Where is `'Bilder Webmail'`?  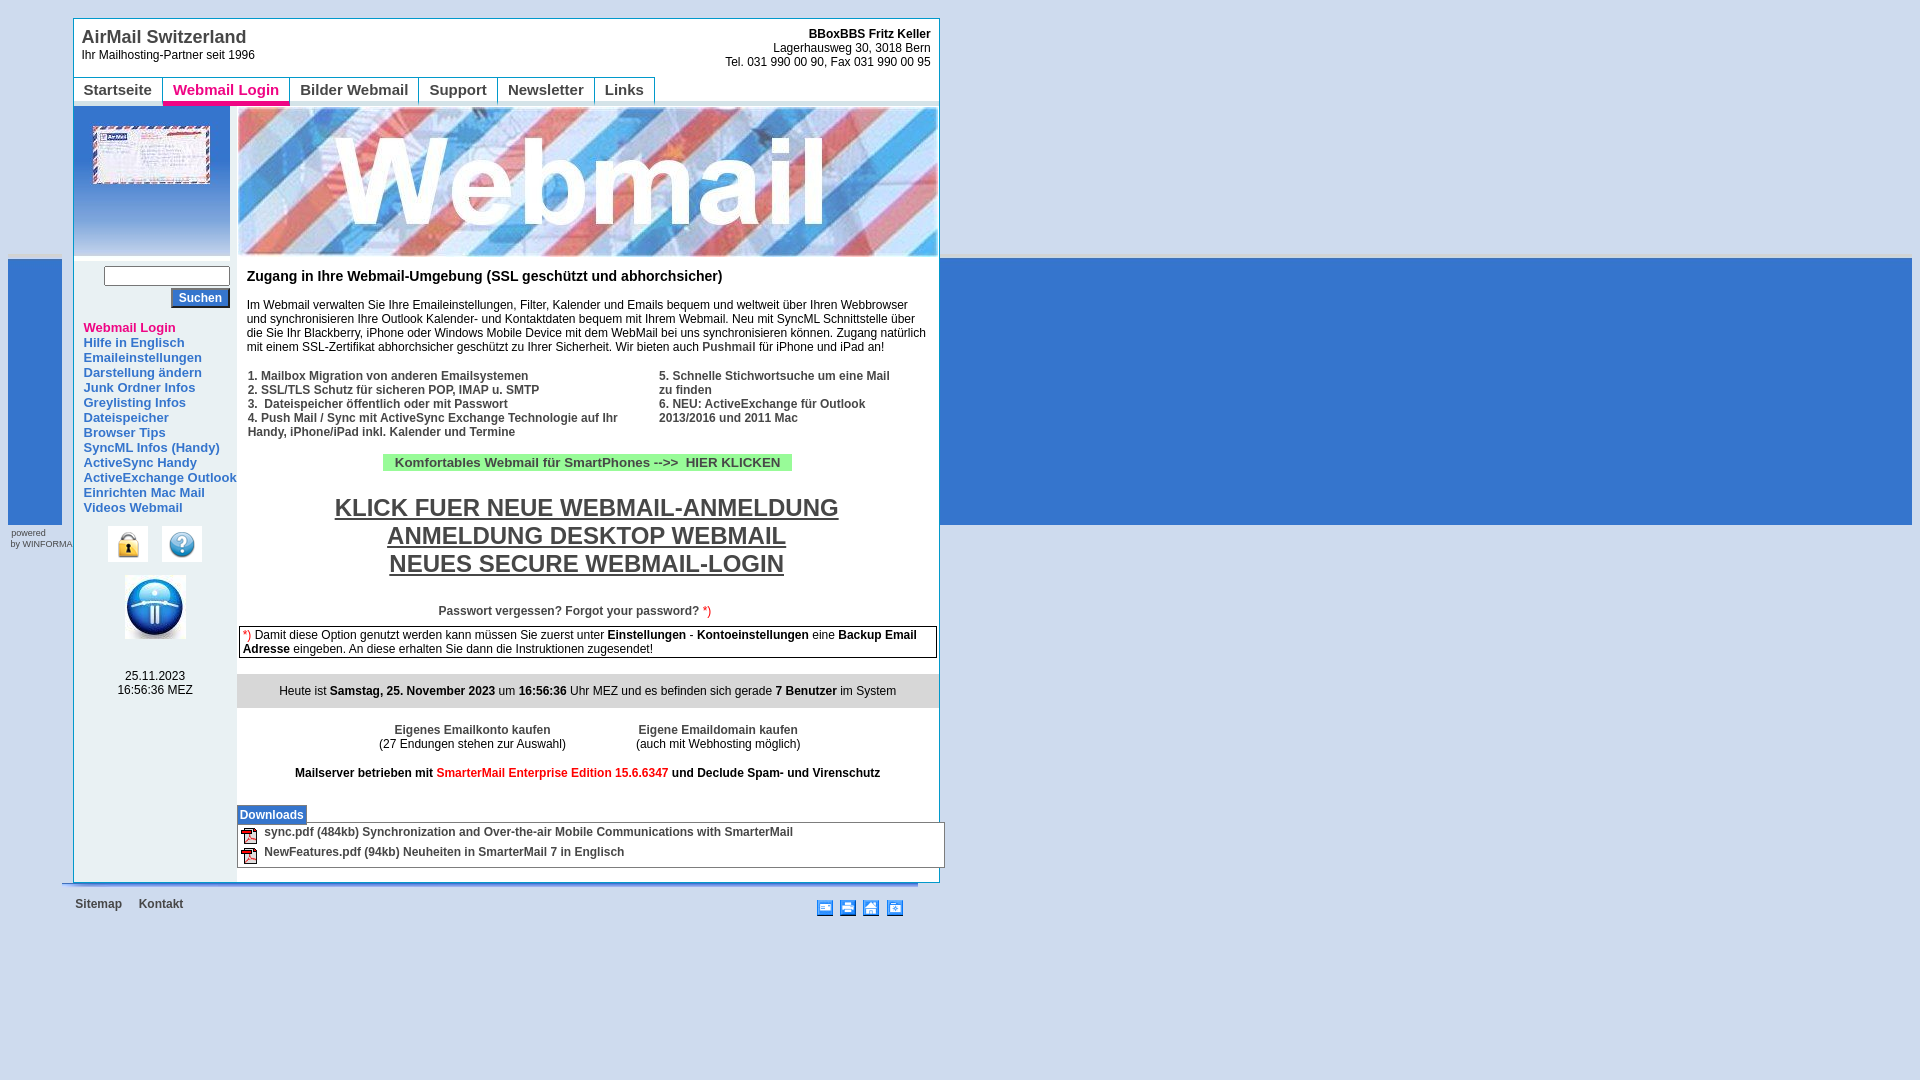 'Bilder Webmail' is located at coordinates (354, 88).